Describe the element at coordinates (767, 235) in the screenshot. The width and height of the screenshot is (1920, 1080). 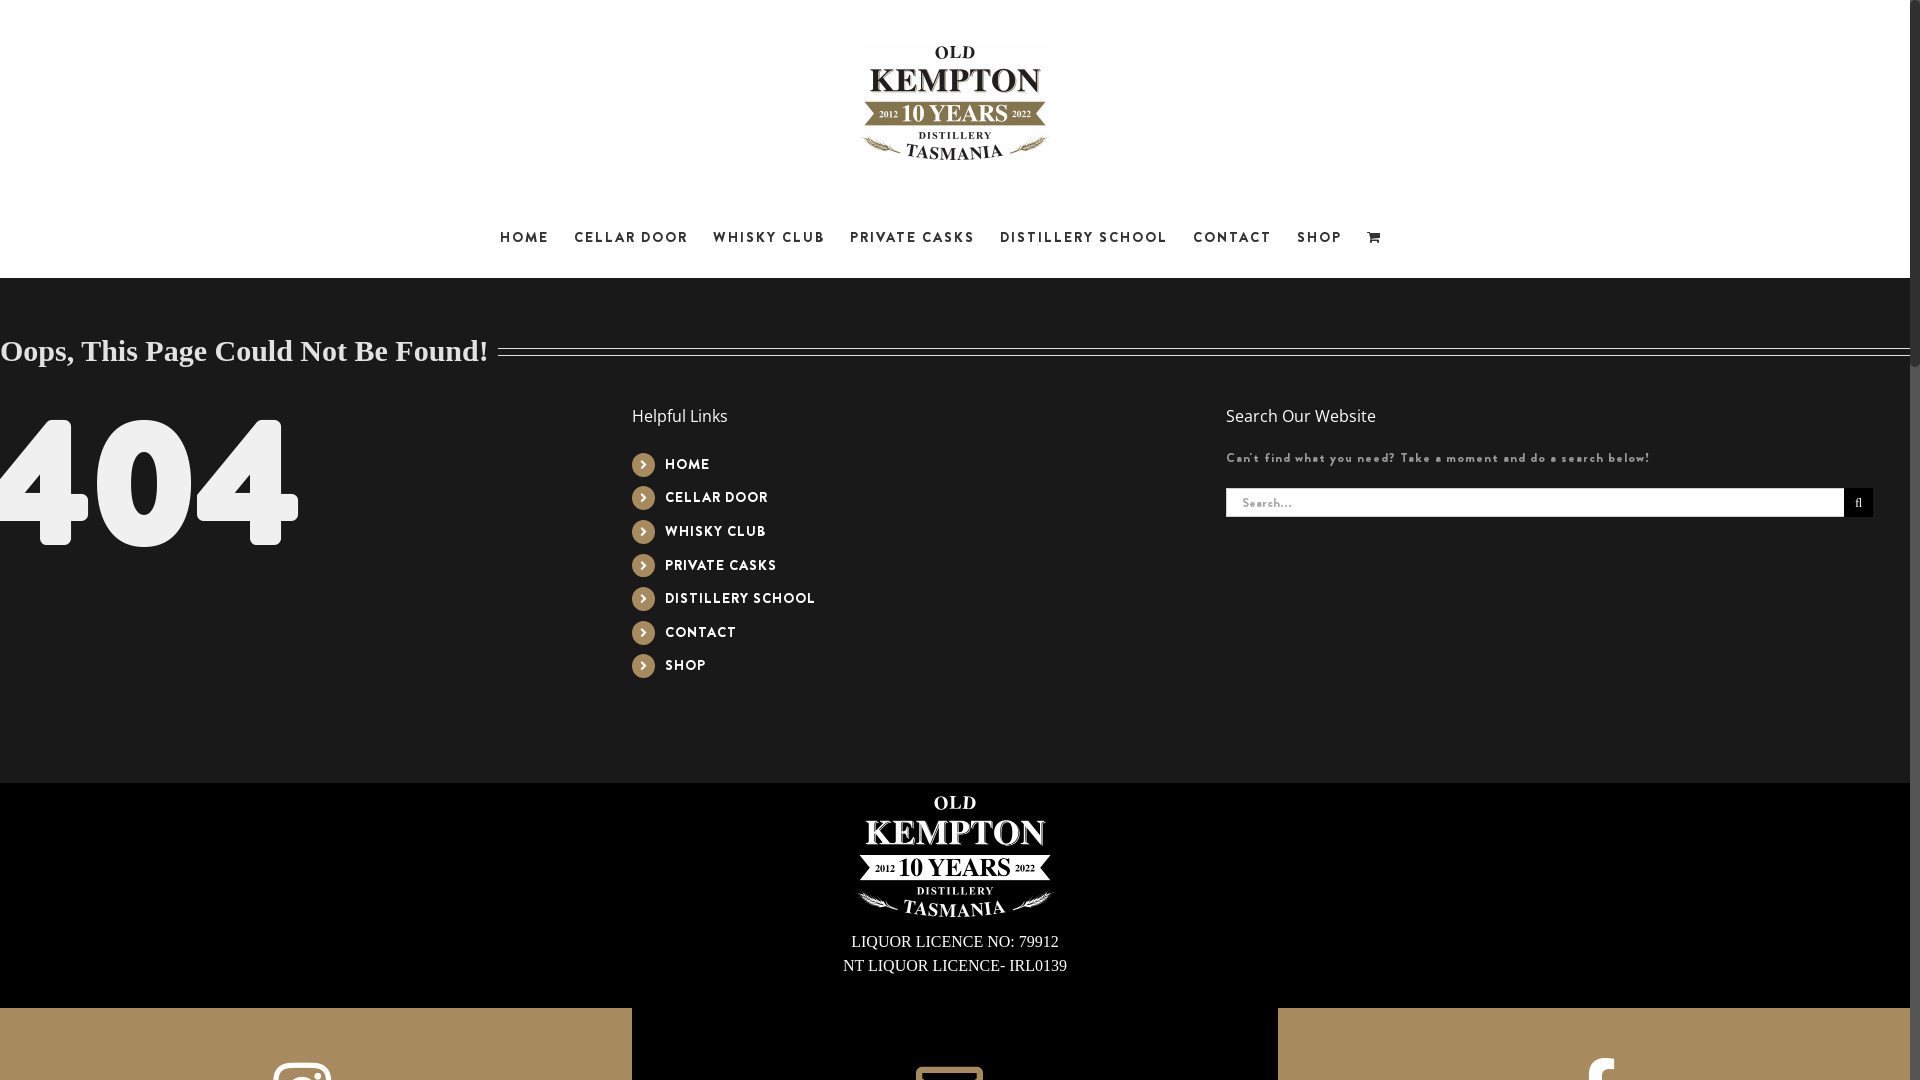
I see `'WHISKY CLUB'` at that location.